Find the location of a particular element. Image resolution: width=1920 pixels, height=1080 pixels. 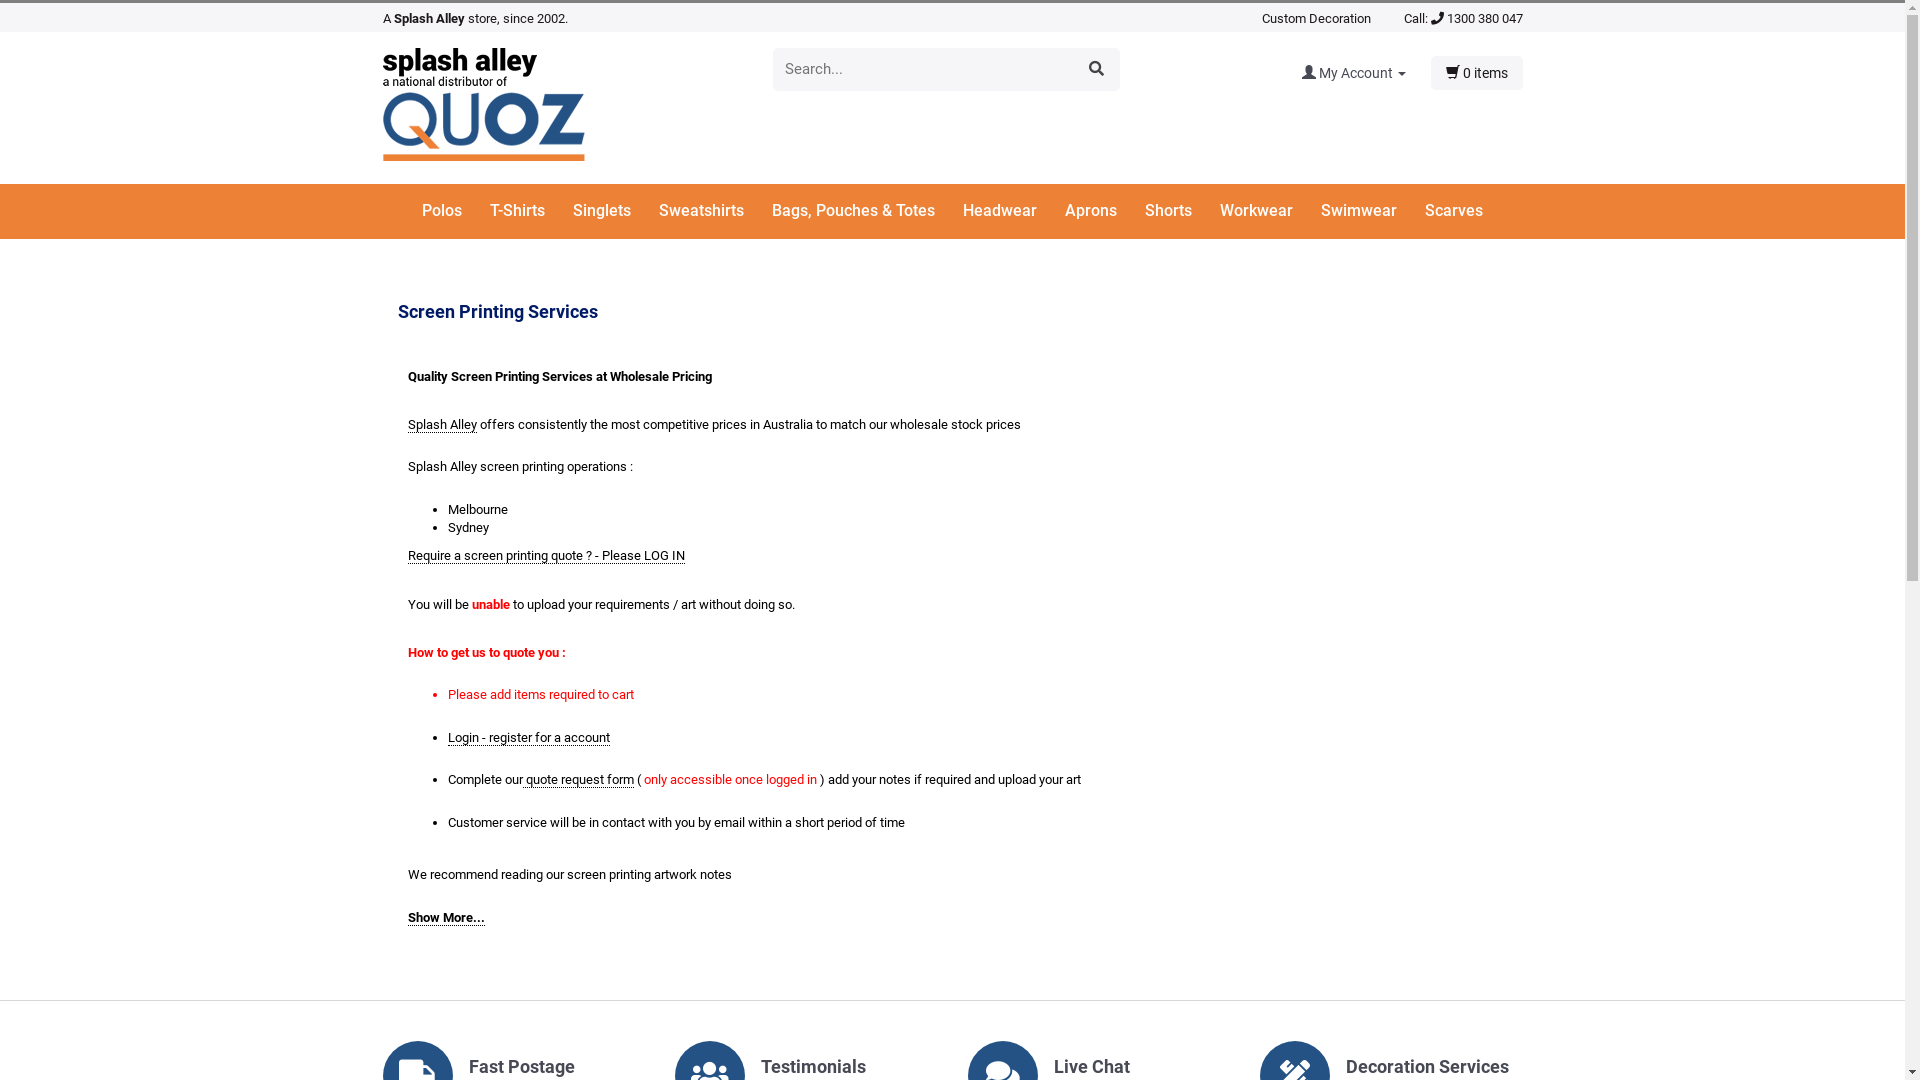

'Sweatshirts' is located at coordinates (713, 211).